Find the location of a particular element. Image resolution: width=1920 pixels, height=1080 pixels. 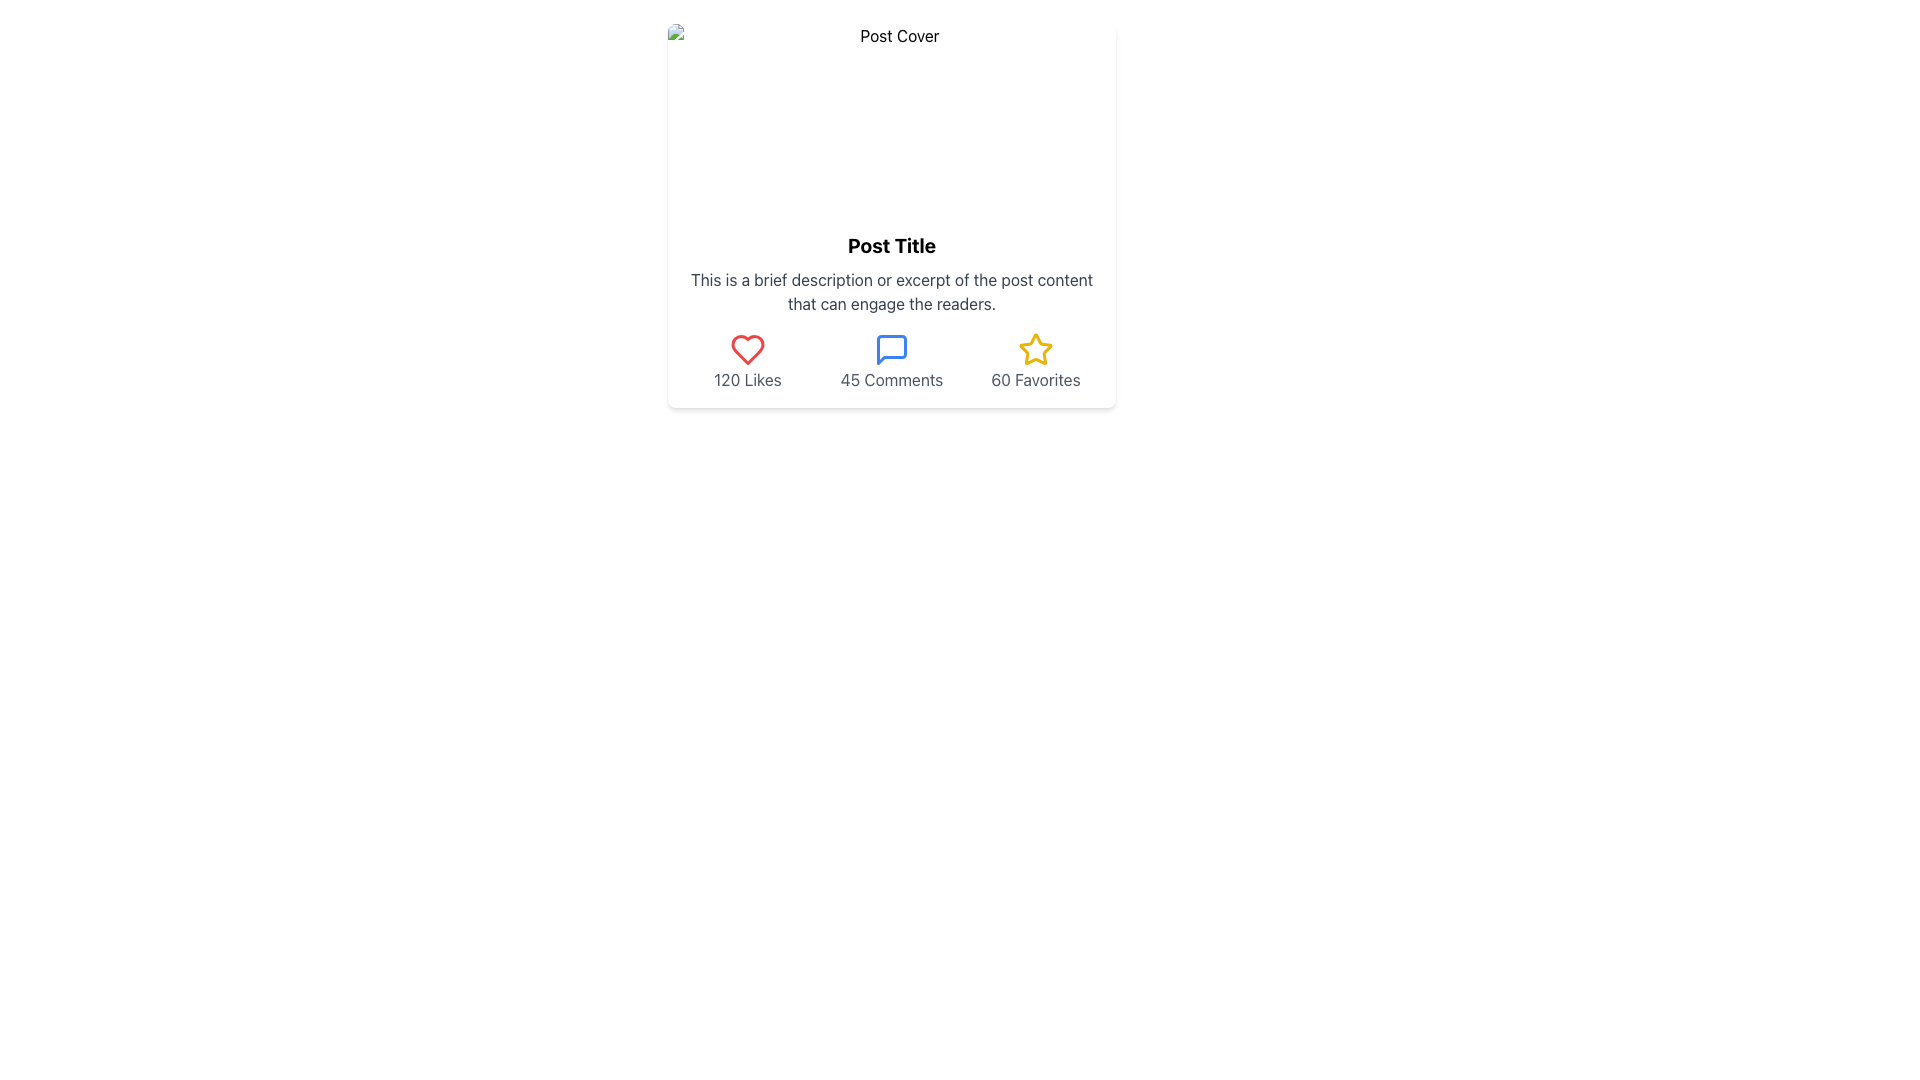

the star-shaped icon with a yellow fill and black outline located next to the '60 Favorites' text to interact with the favorites feature is located at coordinates (1036, 349).